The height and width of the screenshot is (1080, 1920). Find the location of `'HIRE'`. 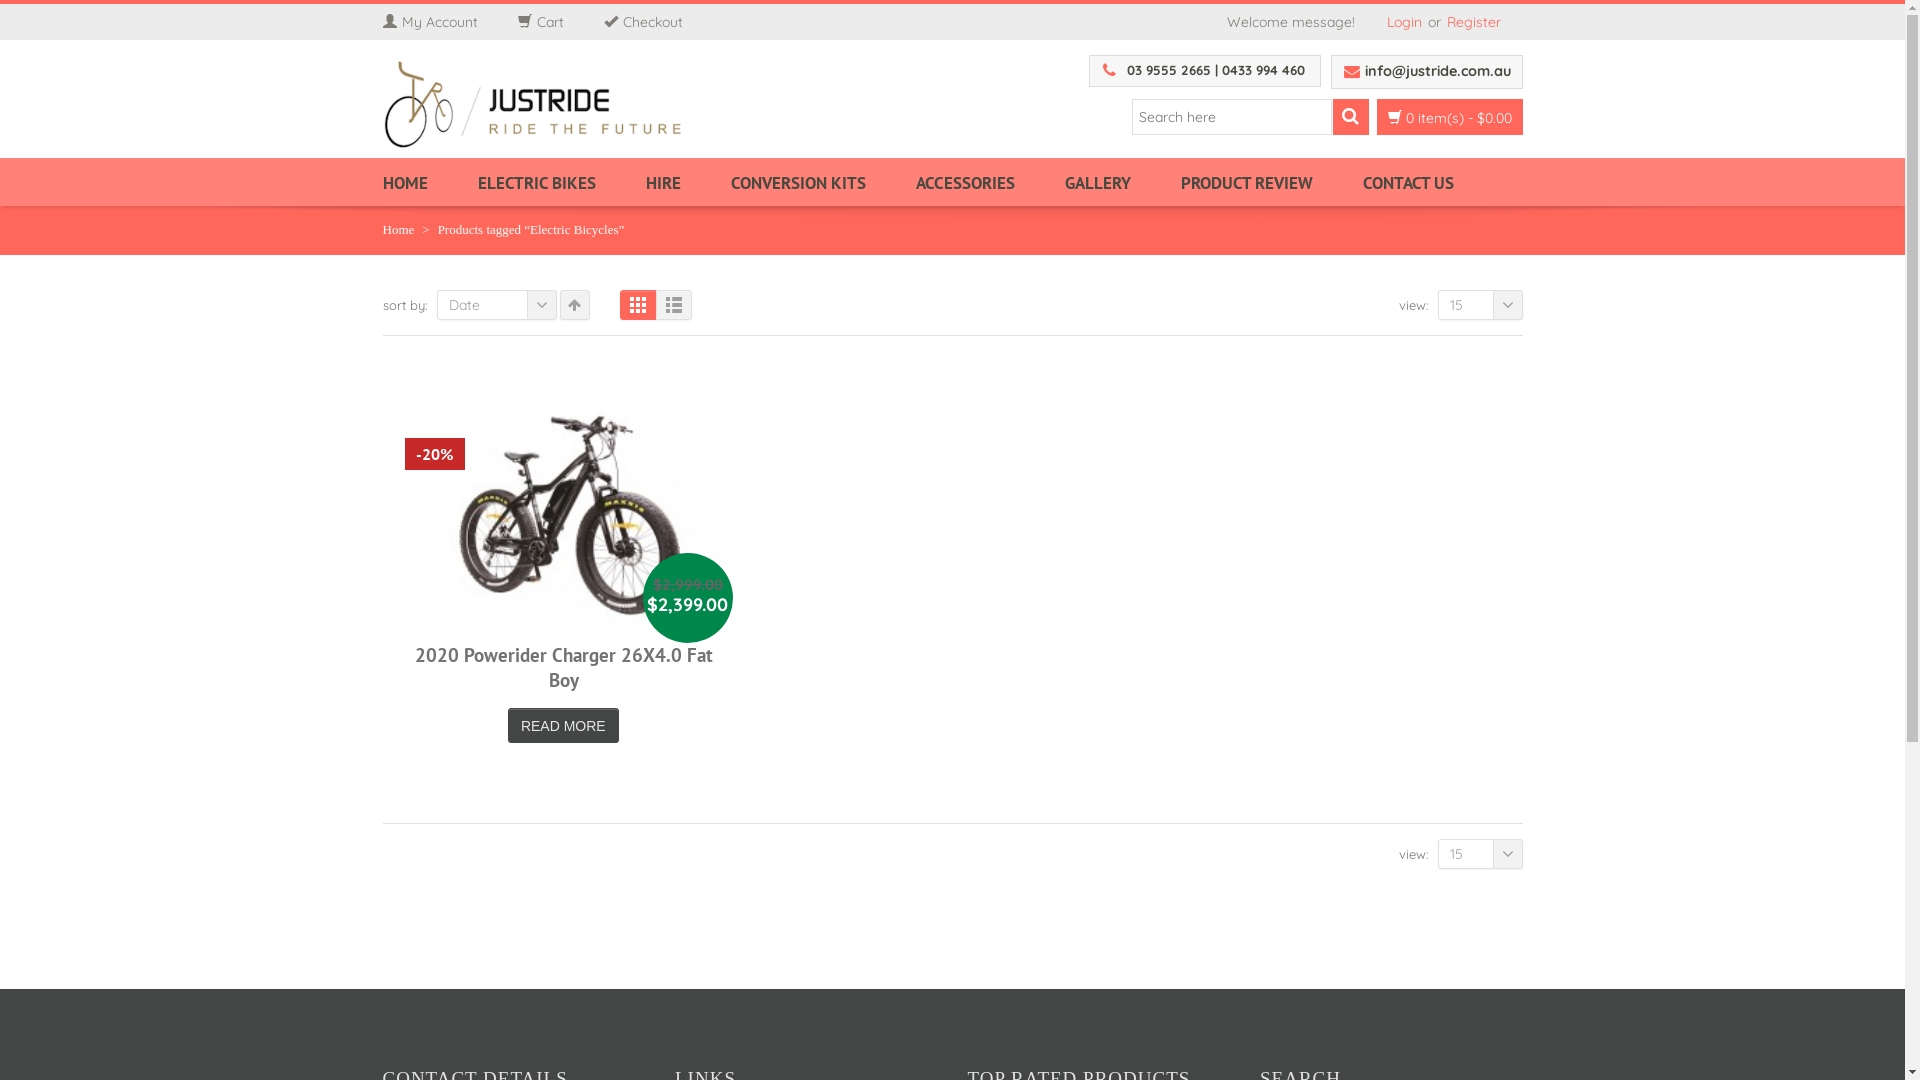

'HIRE' is located at coordinates (688, 181).